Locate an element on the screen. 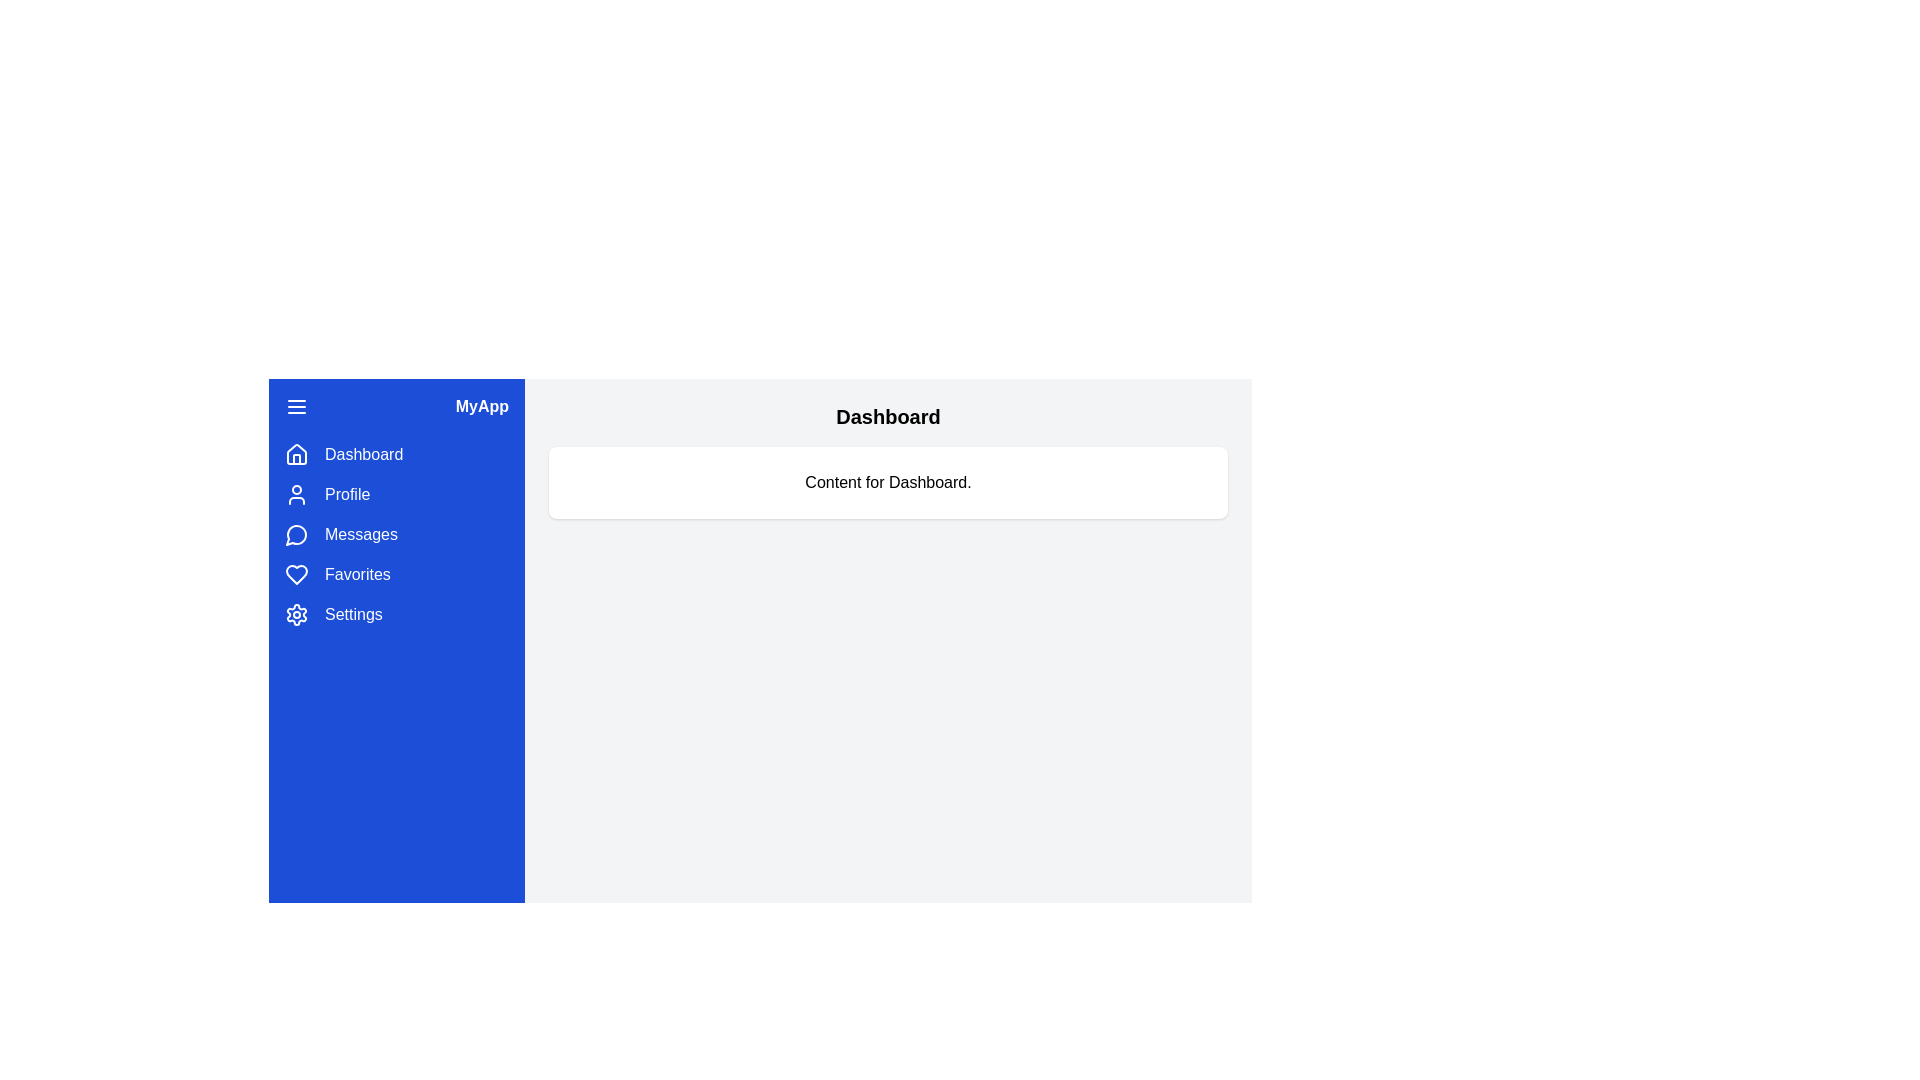 This screenshot has width=1920, height=1080. the rectangular panel with rounded corners and a light gray background containing the text 'Content for Dashboard.' is located at coordinates (887, 482).